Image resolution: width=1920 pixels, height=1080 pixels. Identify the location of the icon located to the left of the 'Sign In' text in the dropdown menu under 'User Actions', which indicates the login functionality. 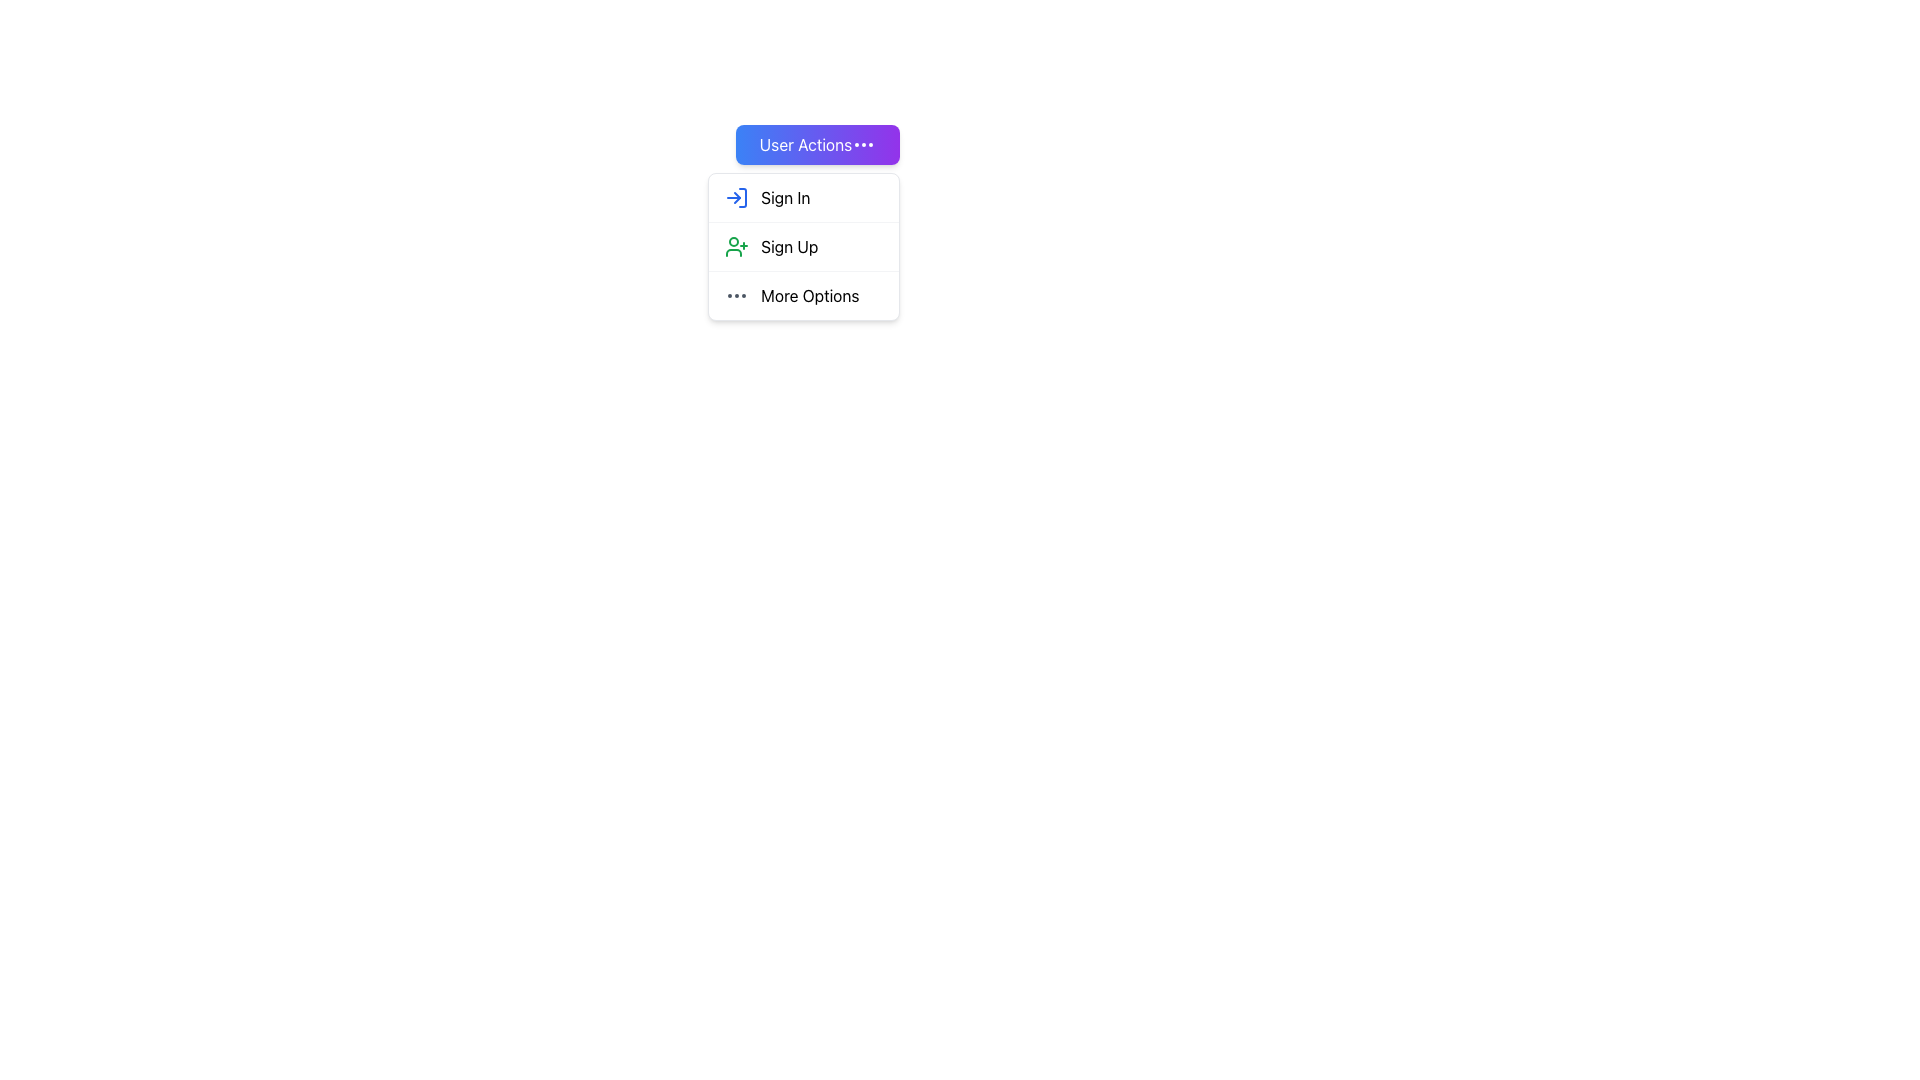
(736, 197).